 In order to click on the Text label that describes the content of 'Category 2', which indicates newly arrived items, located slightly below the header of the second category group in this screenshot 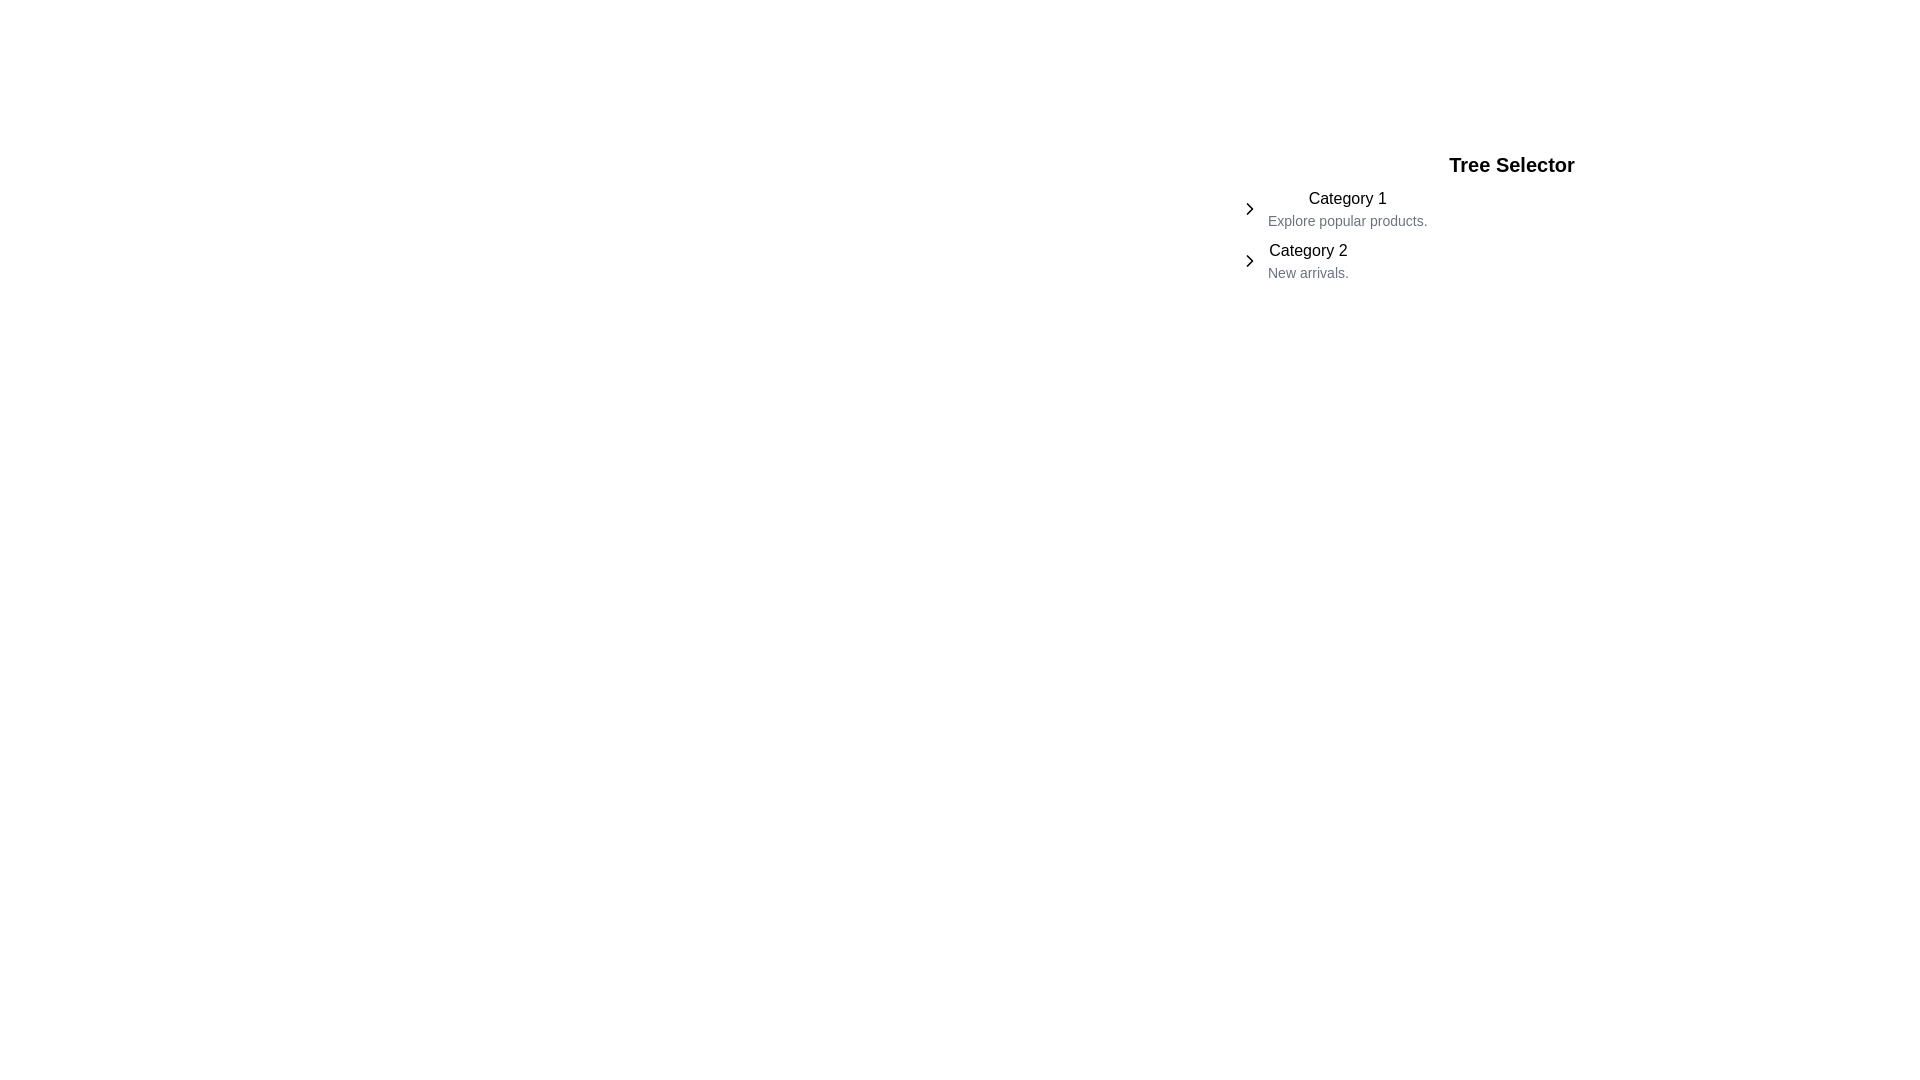, I will do `click(1308, 273)`.